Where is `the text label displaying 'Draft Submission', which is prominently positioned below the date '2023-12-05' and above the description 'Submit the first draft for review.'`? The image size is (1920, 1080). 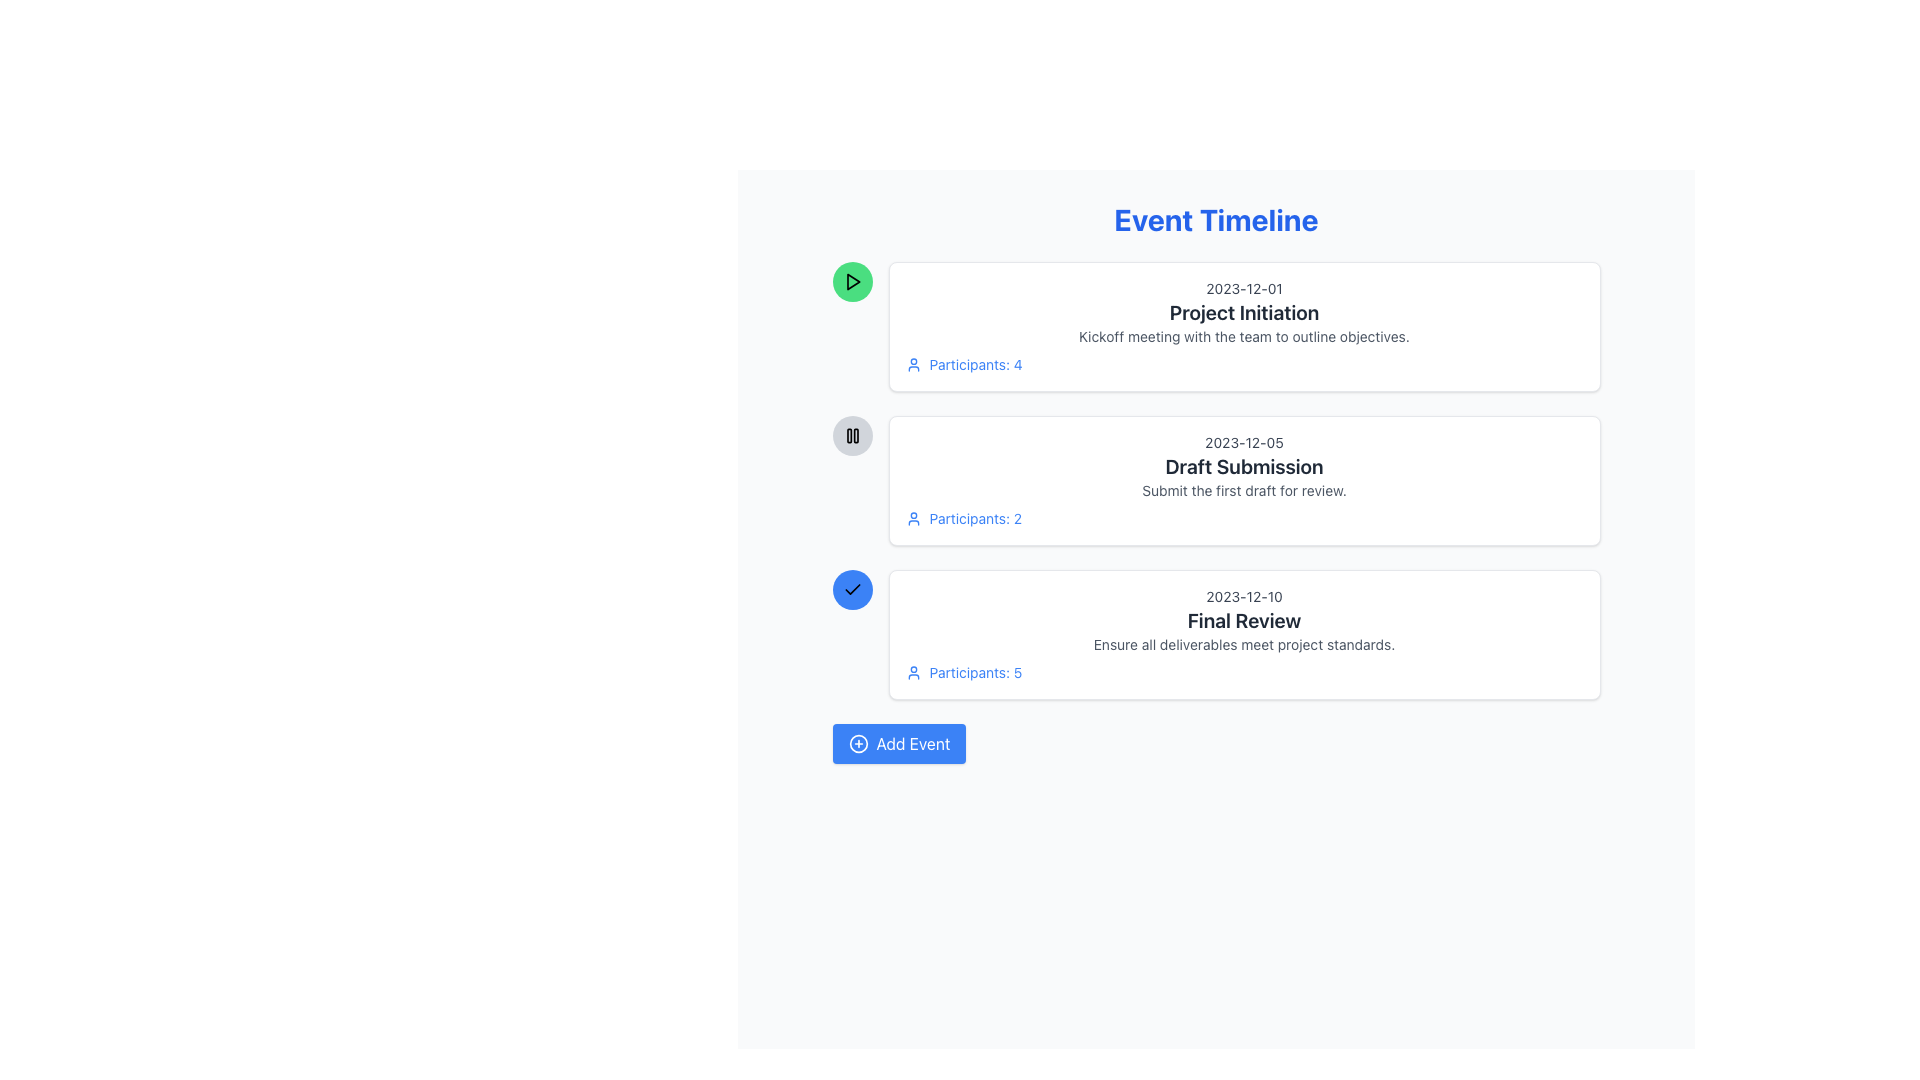
the text label displaying 'Draft Submission', which is prominently positioned below the date '2023-12-05' and above the description 'Submit the first draft for review.' is located at coordinates (1243, 466).